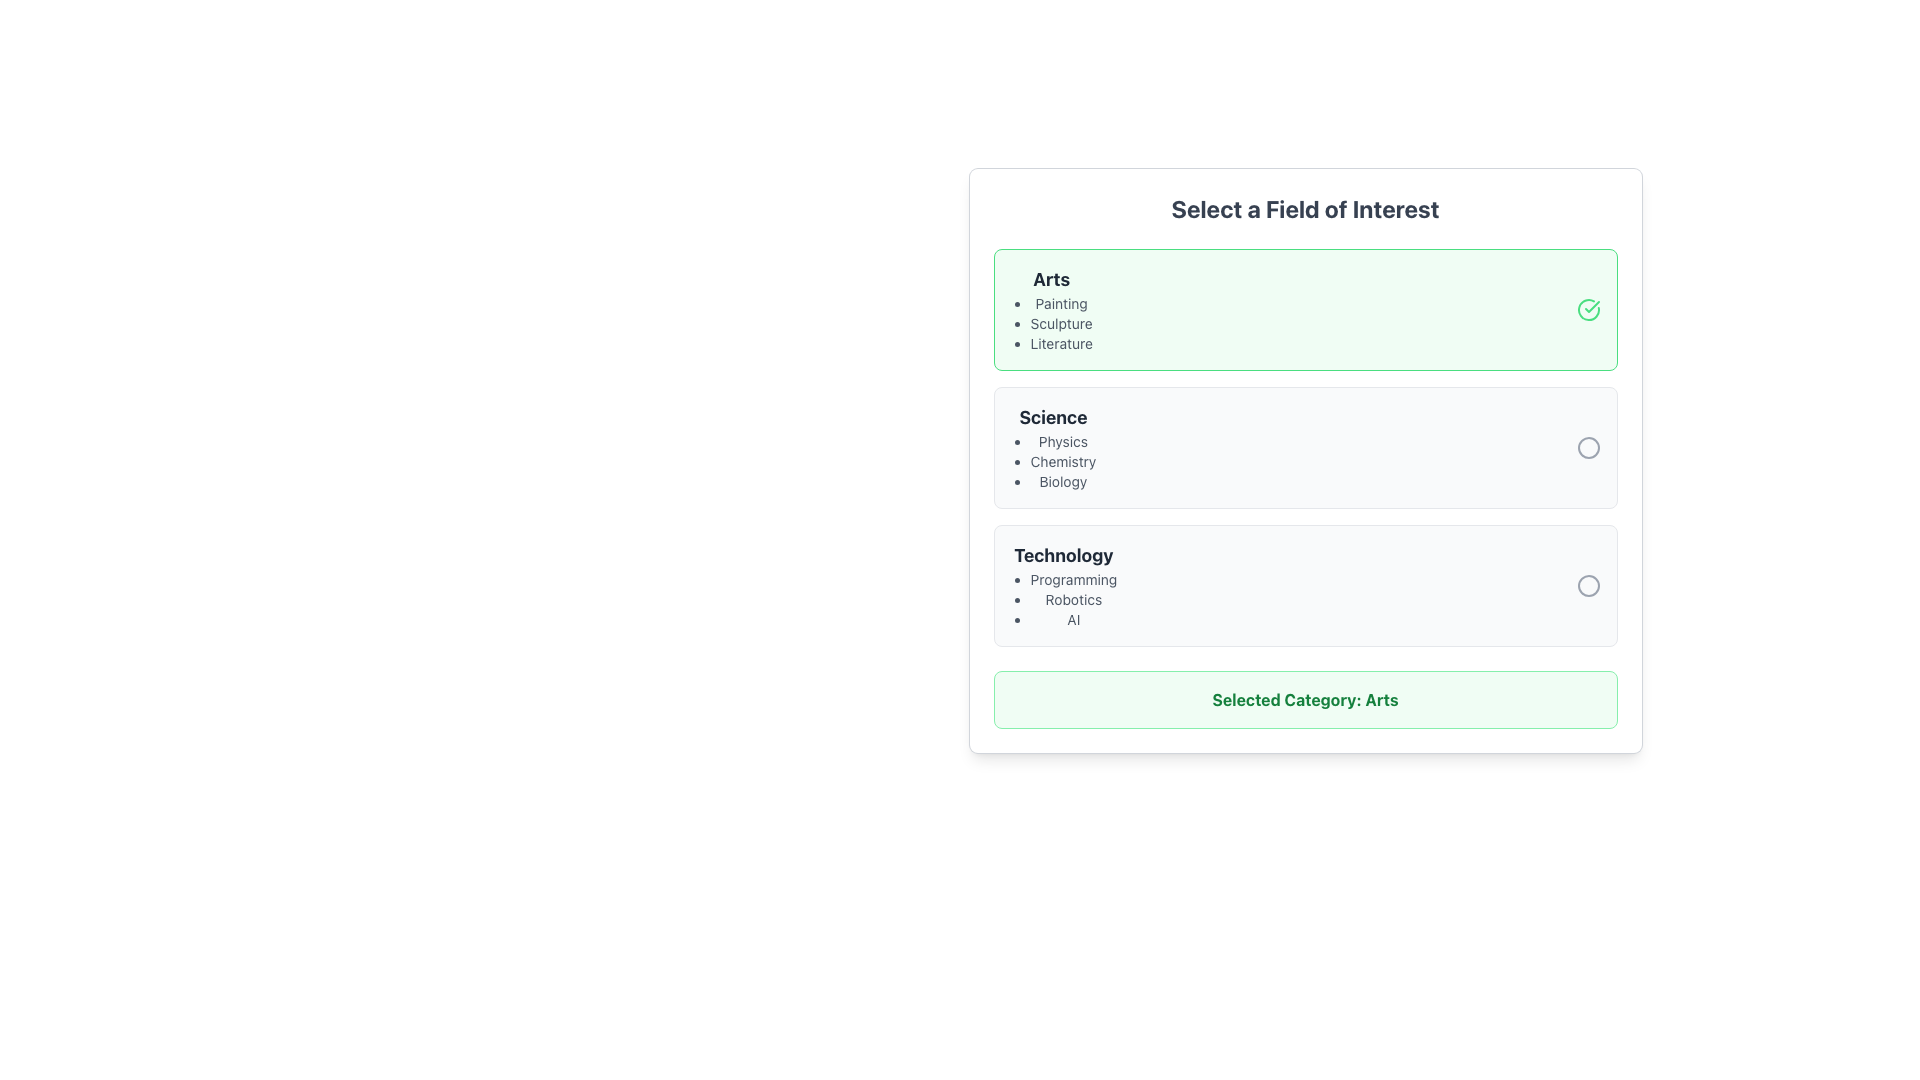 The height and width of the screenshot is (1080, 1920). Describe the element at coordinates (1060, 342) in the screenshot. I see `text from the 'Literature' text label, which is the third item in the vertical list under the 'Arts' section, displayed in gray font color` at that location.